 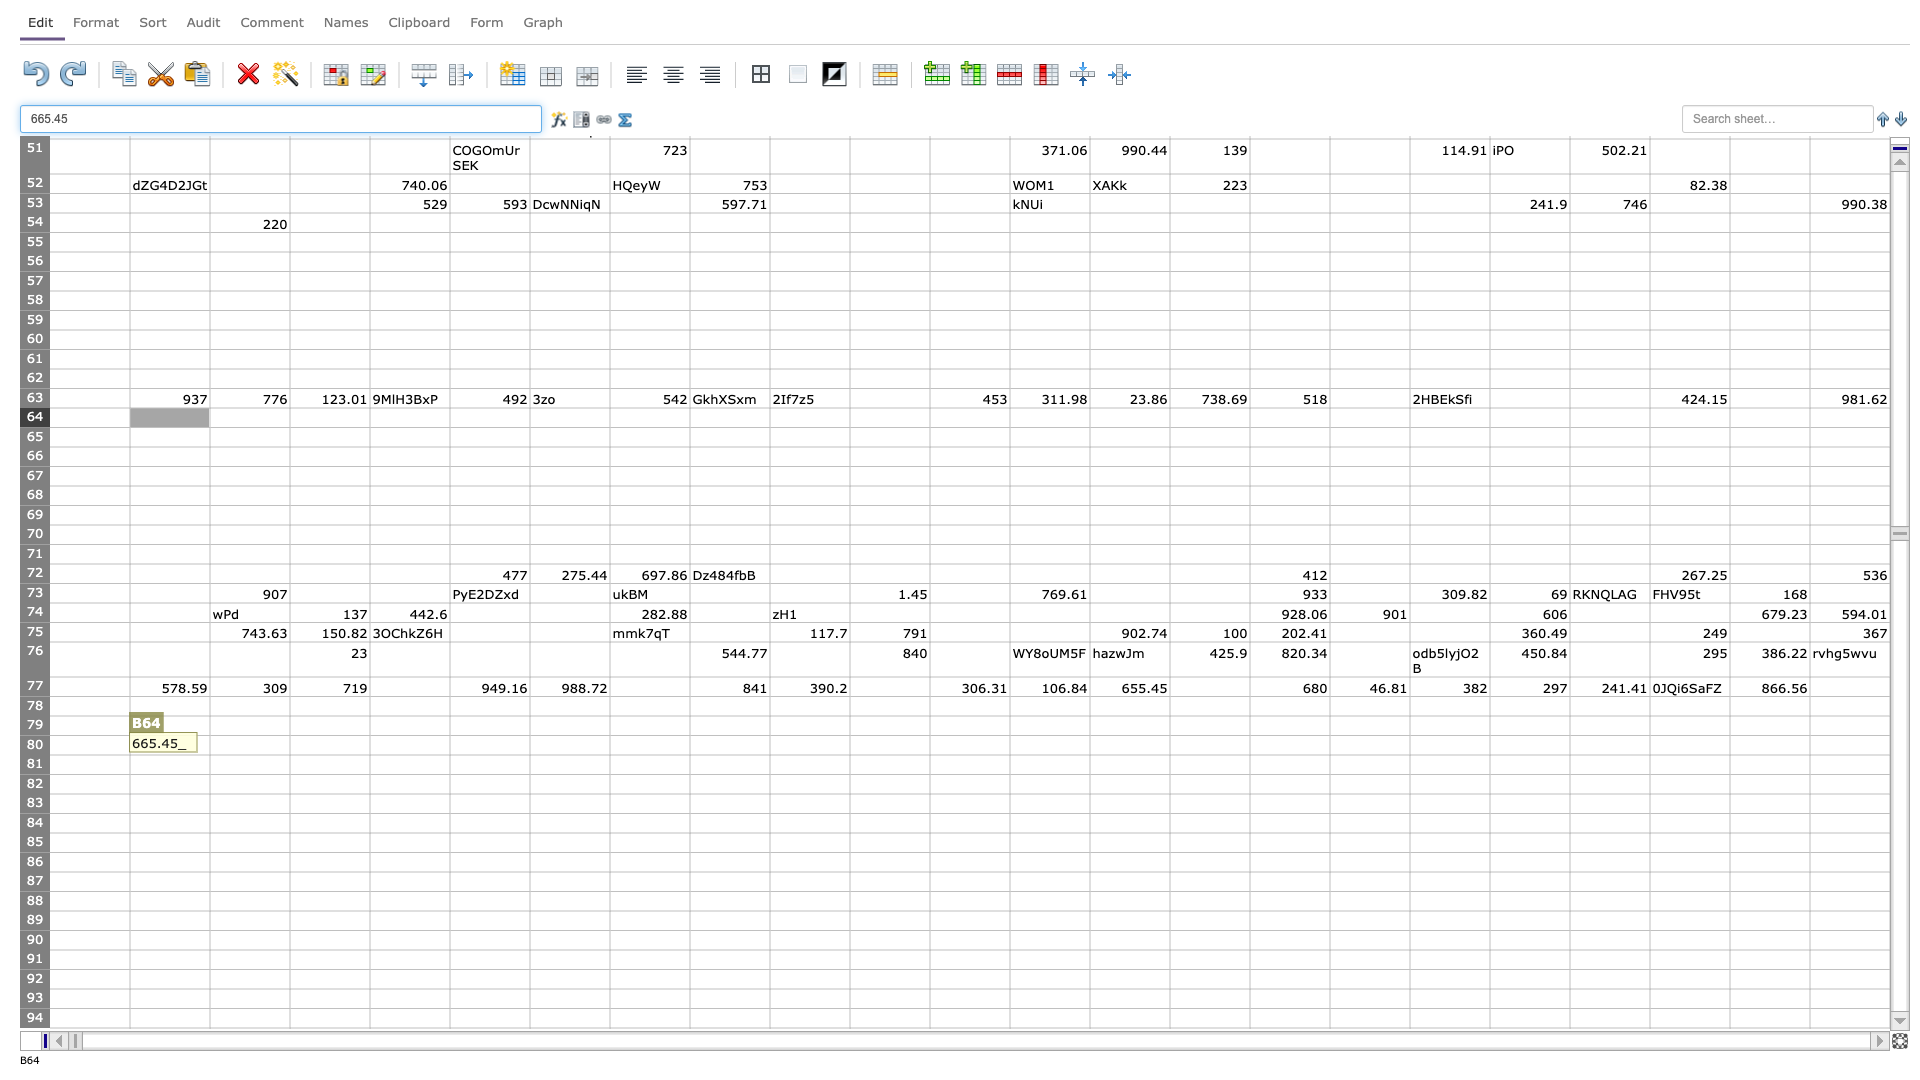 I want to click on top left corner of D80, so click(x=288, y=735).